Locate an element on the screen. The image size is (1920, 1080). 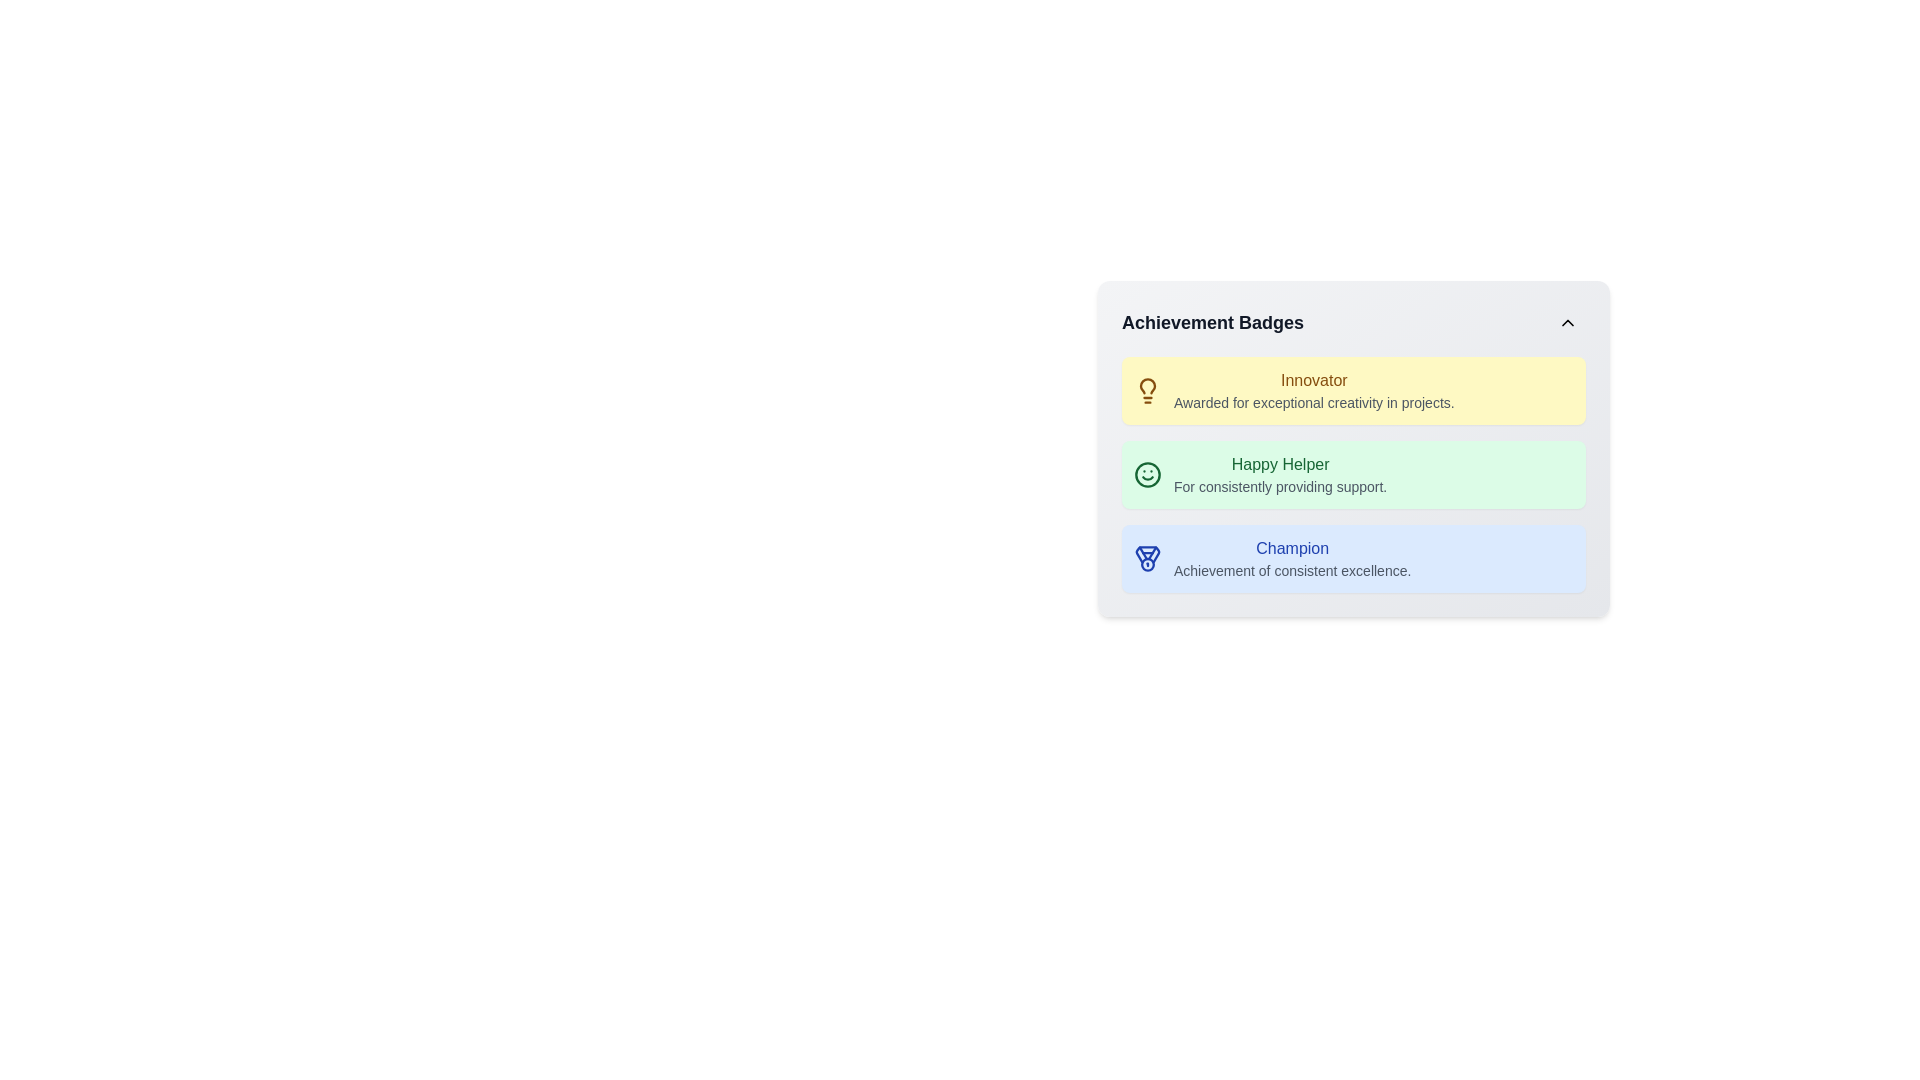
the green smiley face icon located in the left portion of the second row of the achievement badges section, which is marked by a green background and titled 'Happy Helper' is located at coordinates (1147, 474).